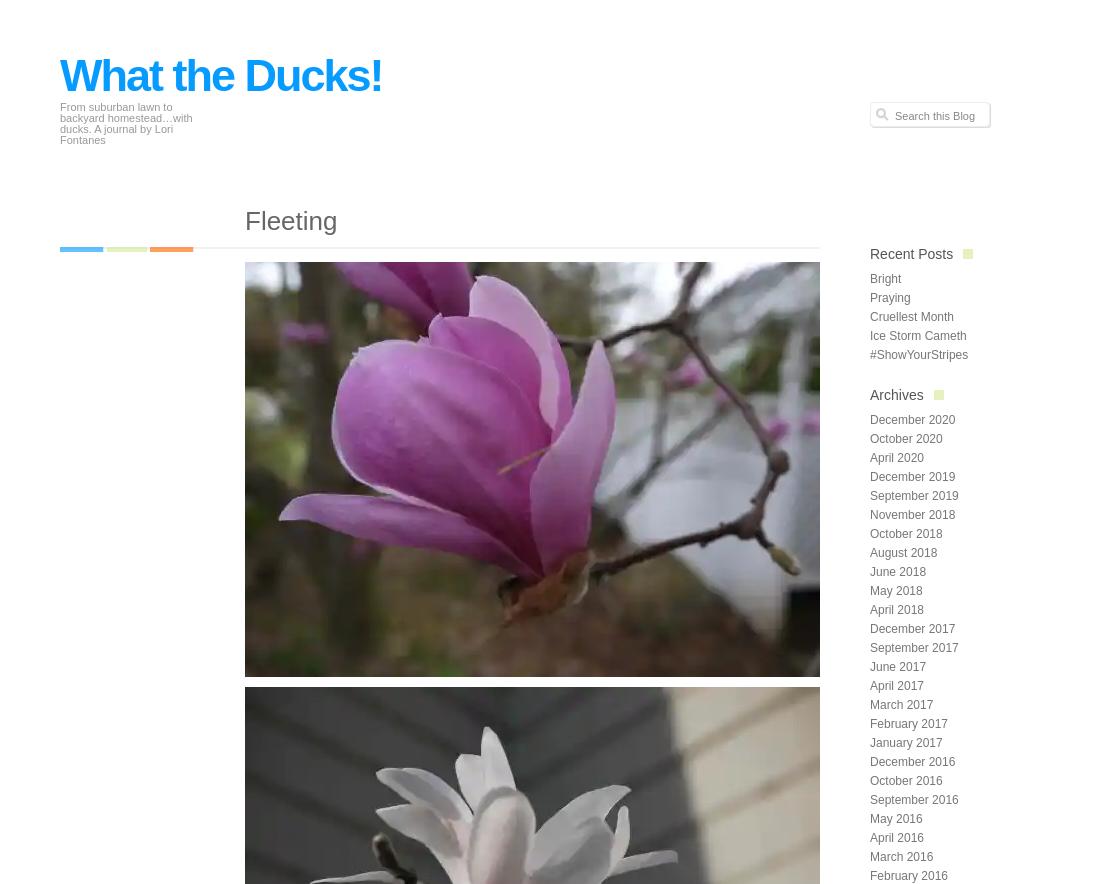  Describe the element at coordinates (898, 666) in the screenshot. I see `'June 2017'` at that location.